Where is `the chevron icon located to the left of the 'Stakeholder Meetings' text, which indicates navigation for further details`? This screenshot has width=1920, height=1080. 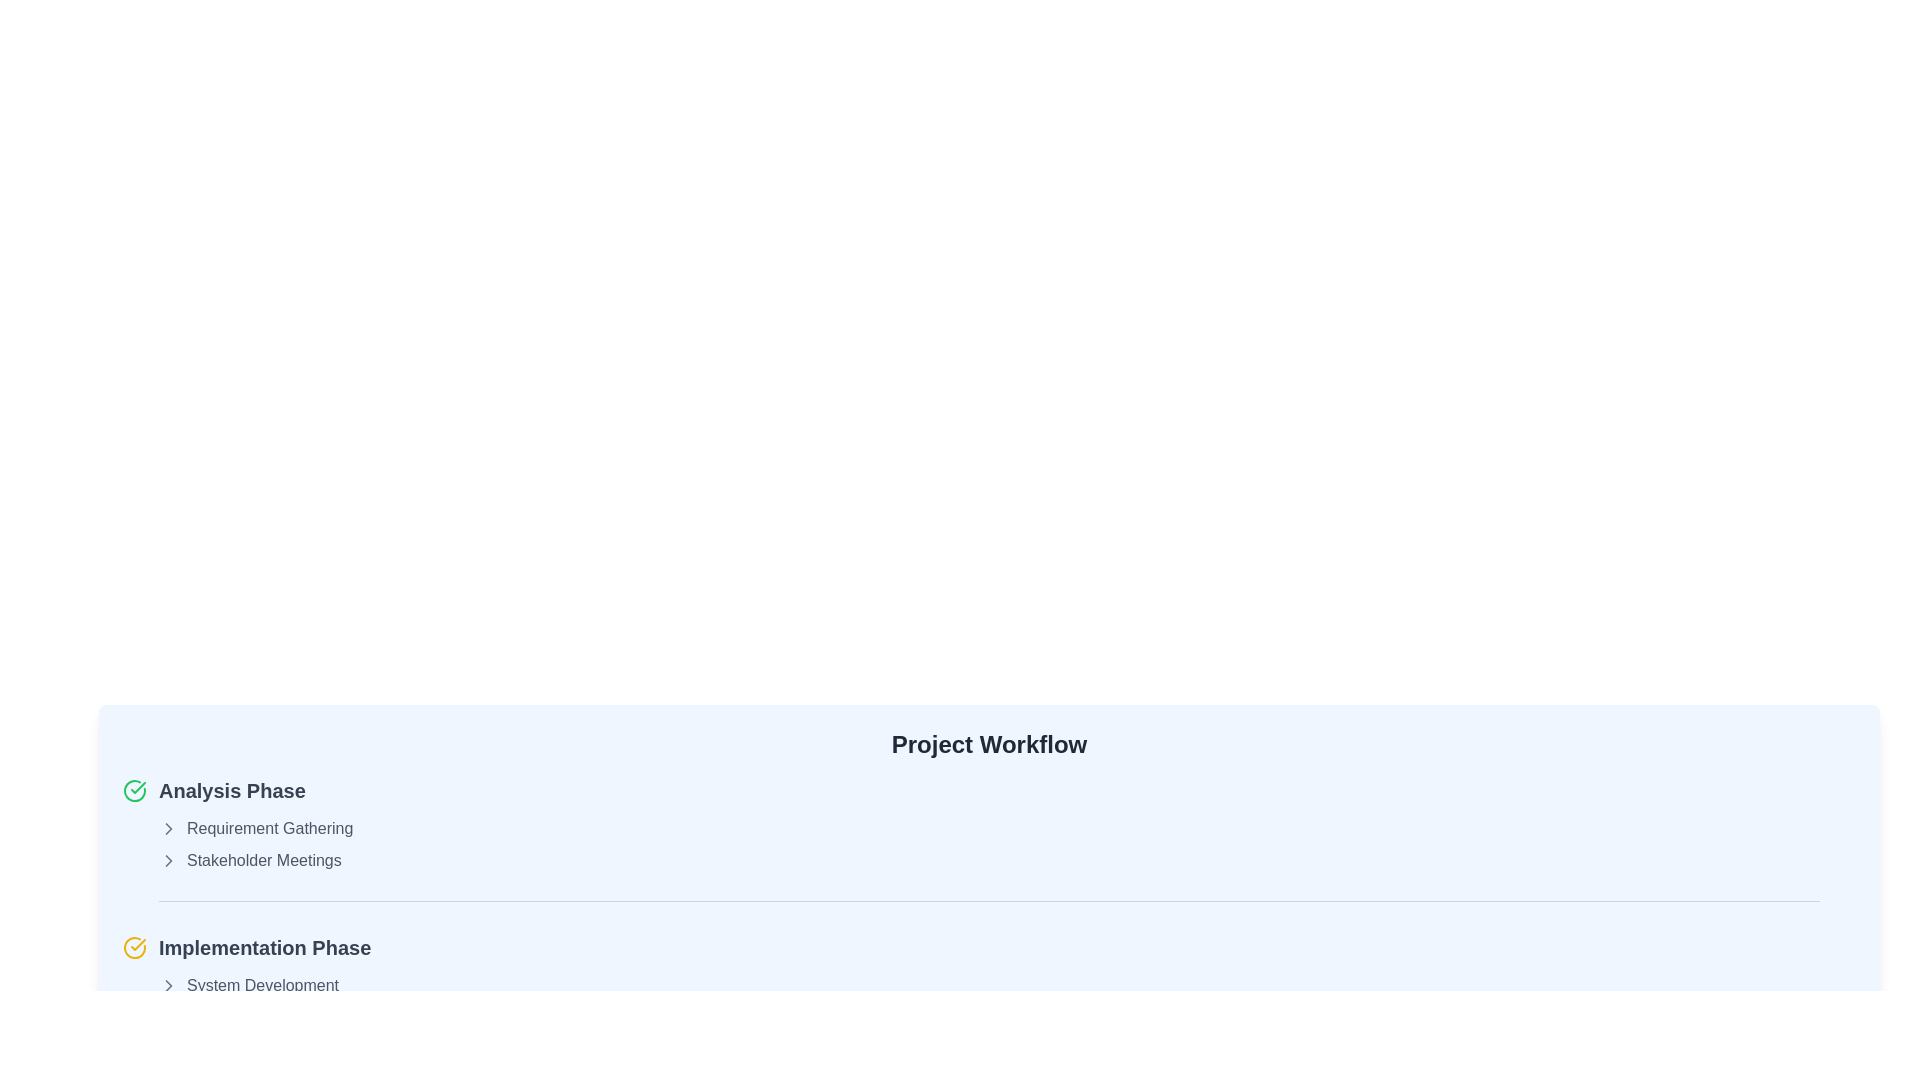
the chevron icon located to the left of the 'Stakeholder Meetings' text, which indicates navigation for further details is located at coordinates (168, 859).